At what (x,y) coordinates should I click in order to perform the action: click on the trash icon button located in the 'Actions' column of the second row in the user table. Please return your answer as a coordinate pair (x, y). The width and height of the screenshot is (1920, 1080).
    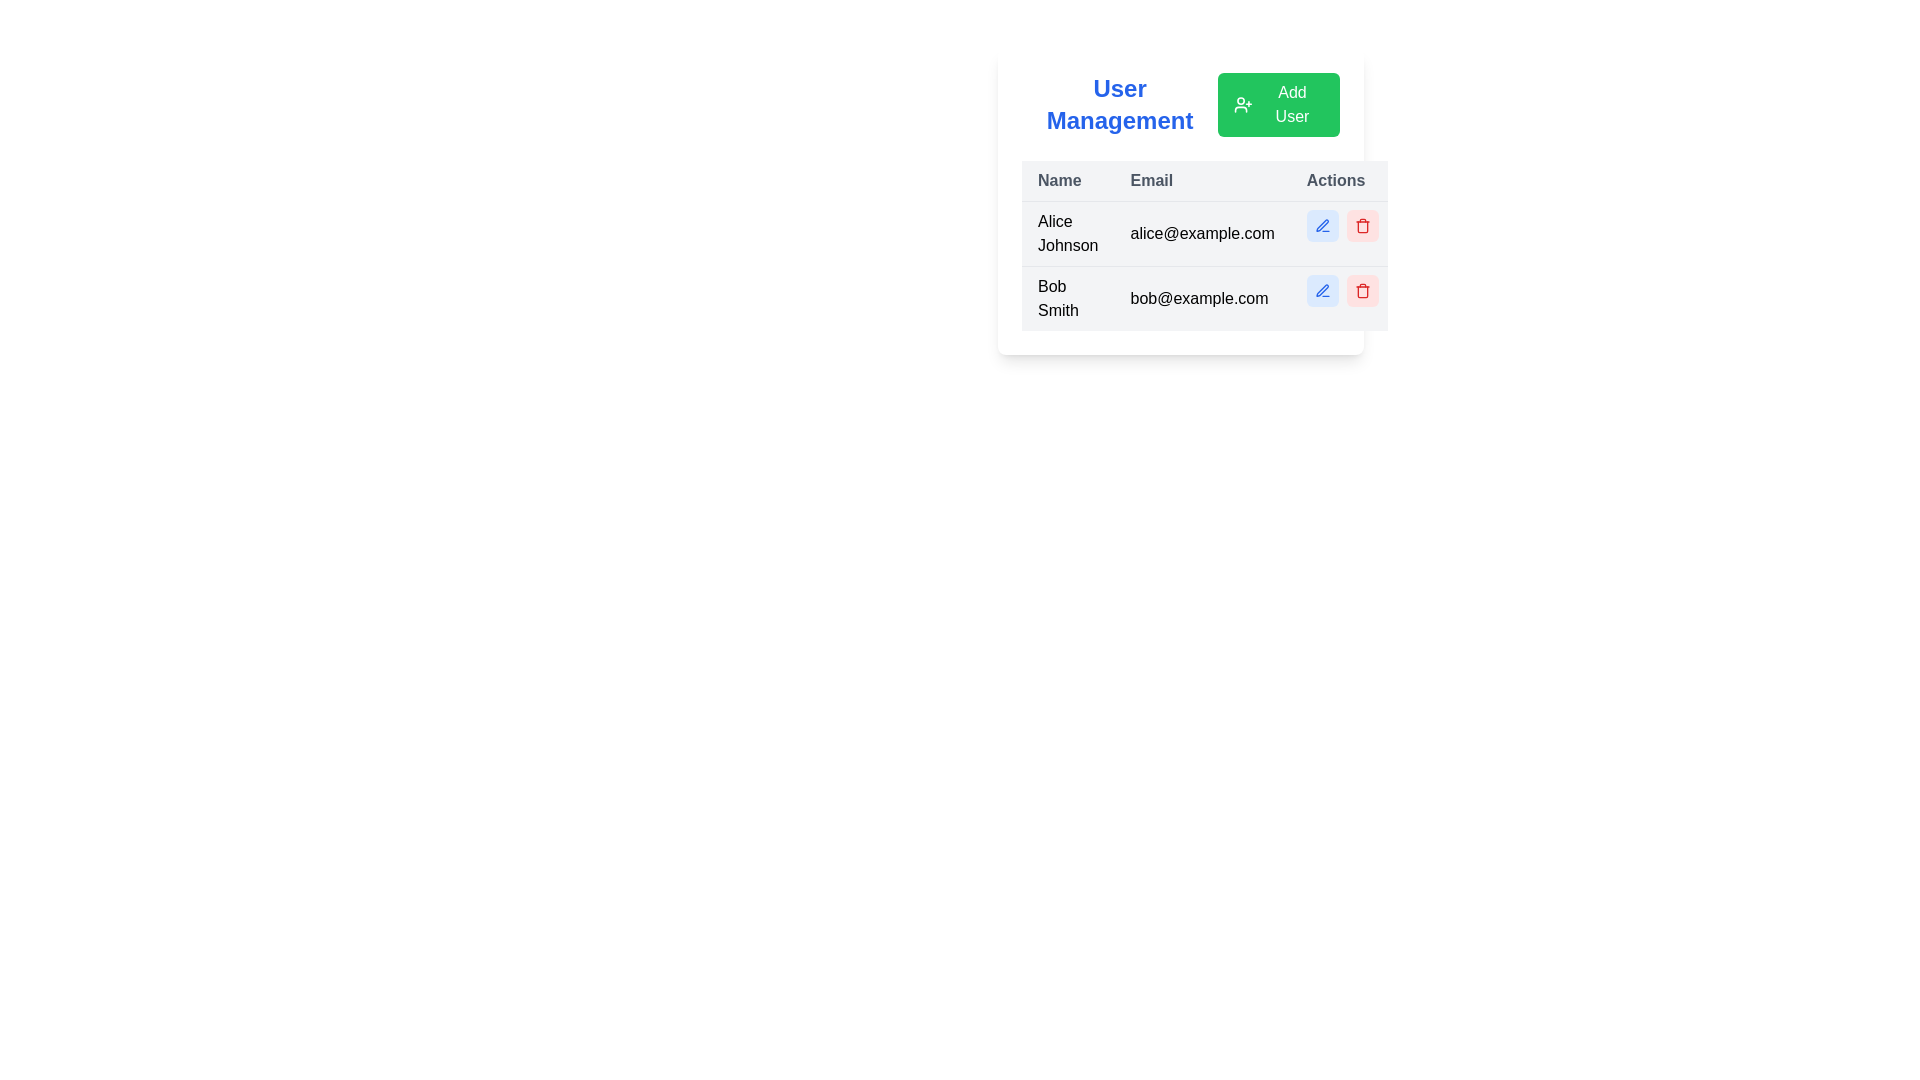
    Looking at the image, I should click on (1361, 290).